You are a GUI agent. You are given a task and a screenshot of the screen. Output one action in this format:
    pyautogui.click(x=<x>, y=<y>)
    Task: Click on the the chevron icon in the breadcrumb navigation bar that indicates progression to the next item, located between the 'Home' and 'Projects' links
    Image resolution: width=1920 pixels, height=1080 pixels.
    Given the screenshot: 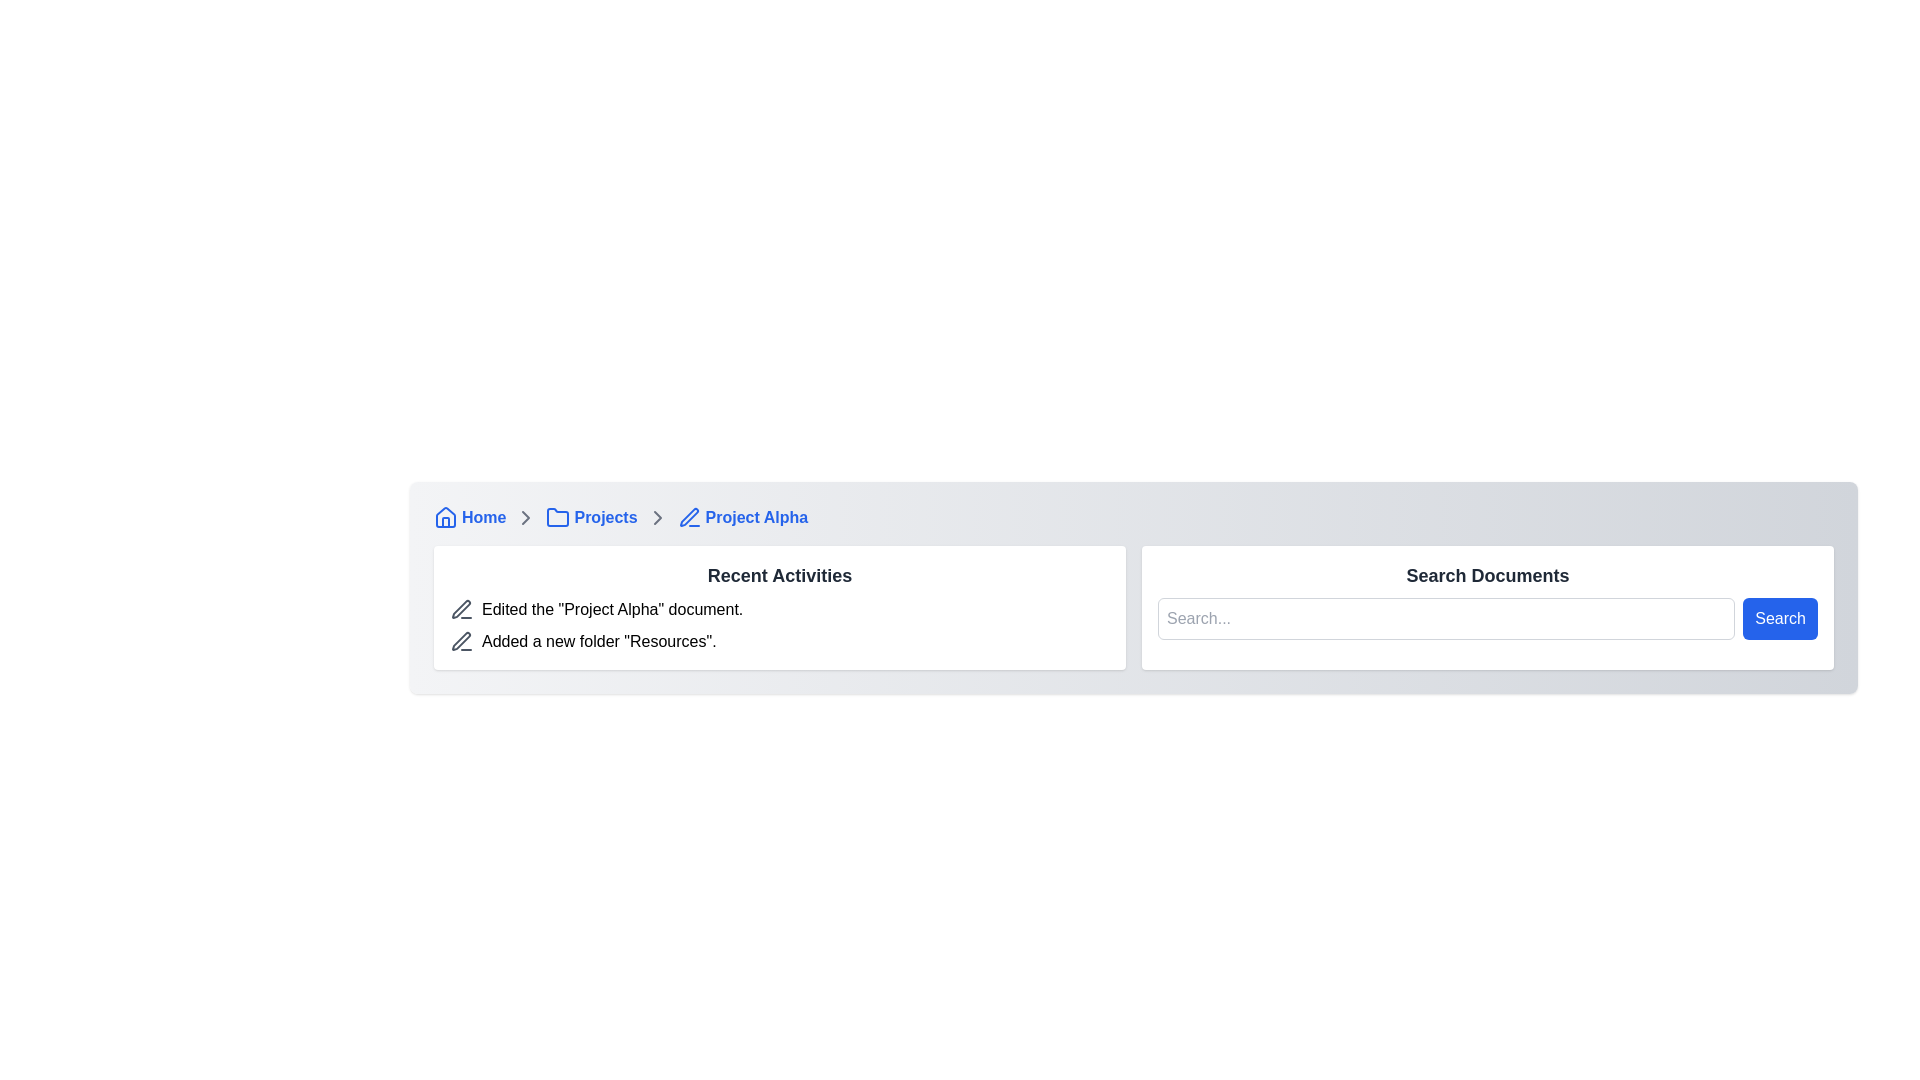 What is the action you would take?
    pyautogui.click(x=526, y=516)
    